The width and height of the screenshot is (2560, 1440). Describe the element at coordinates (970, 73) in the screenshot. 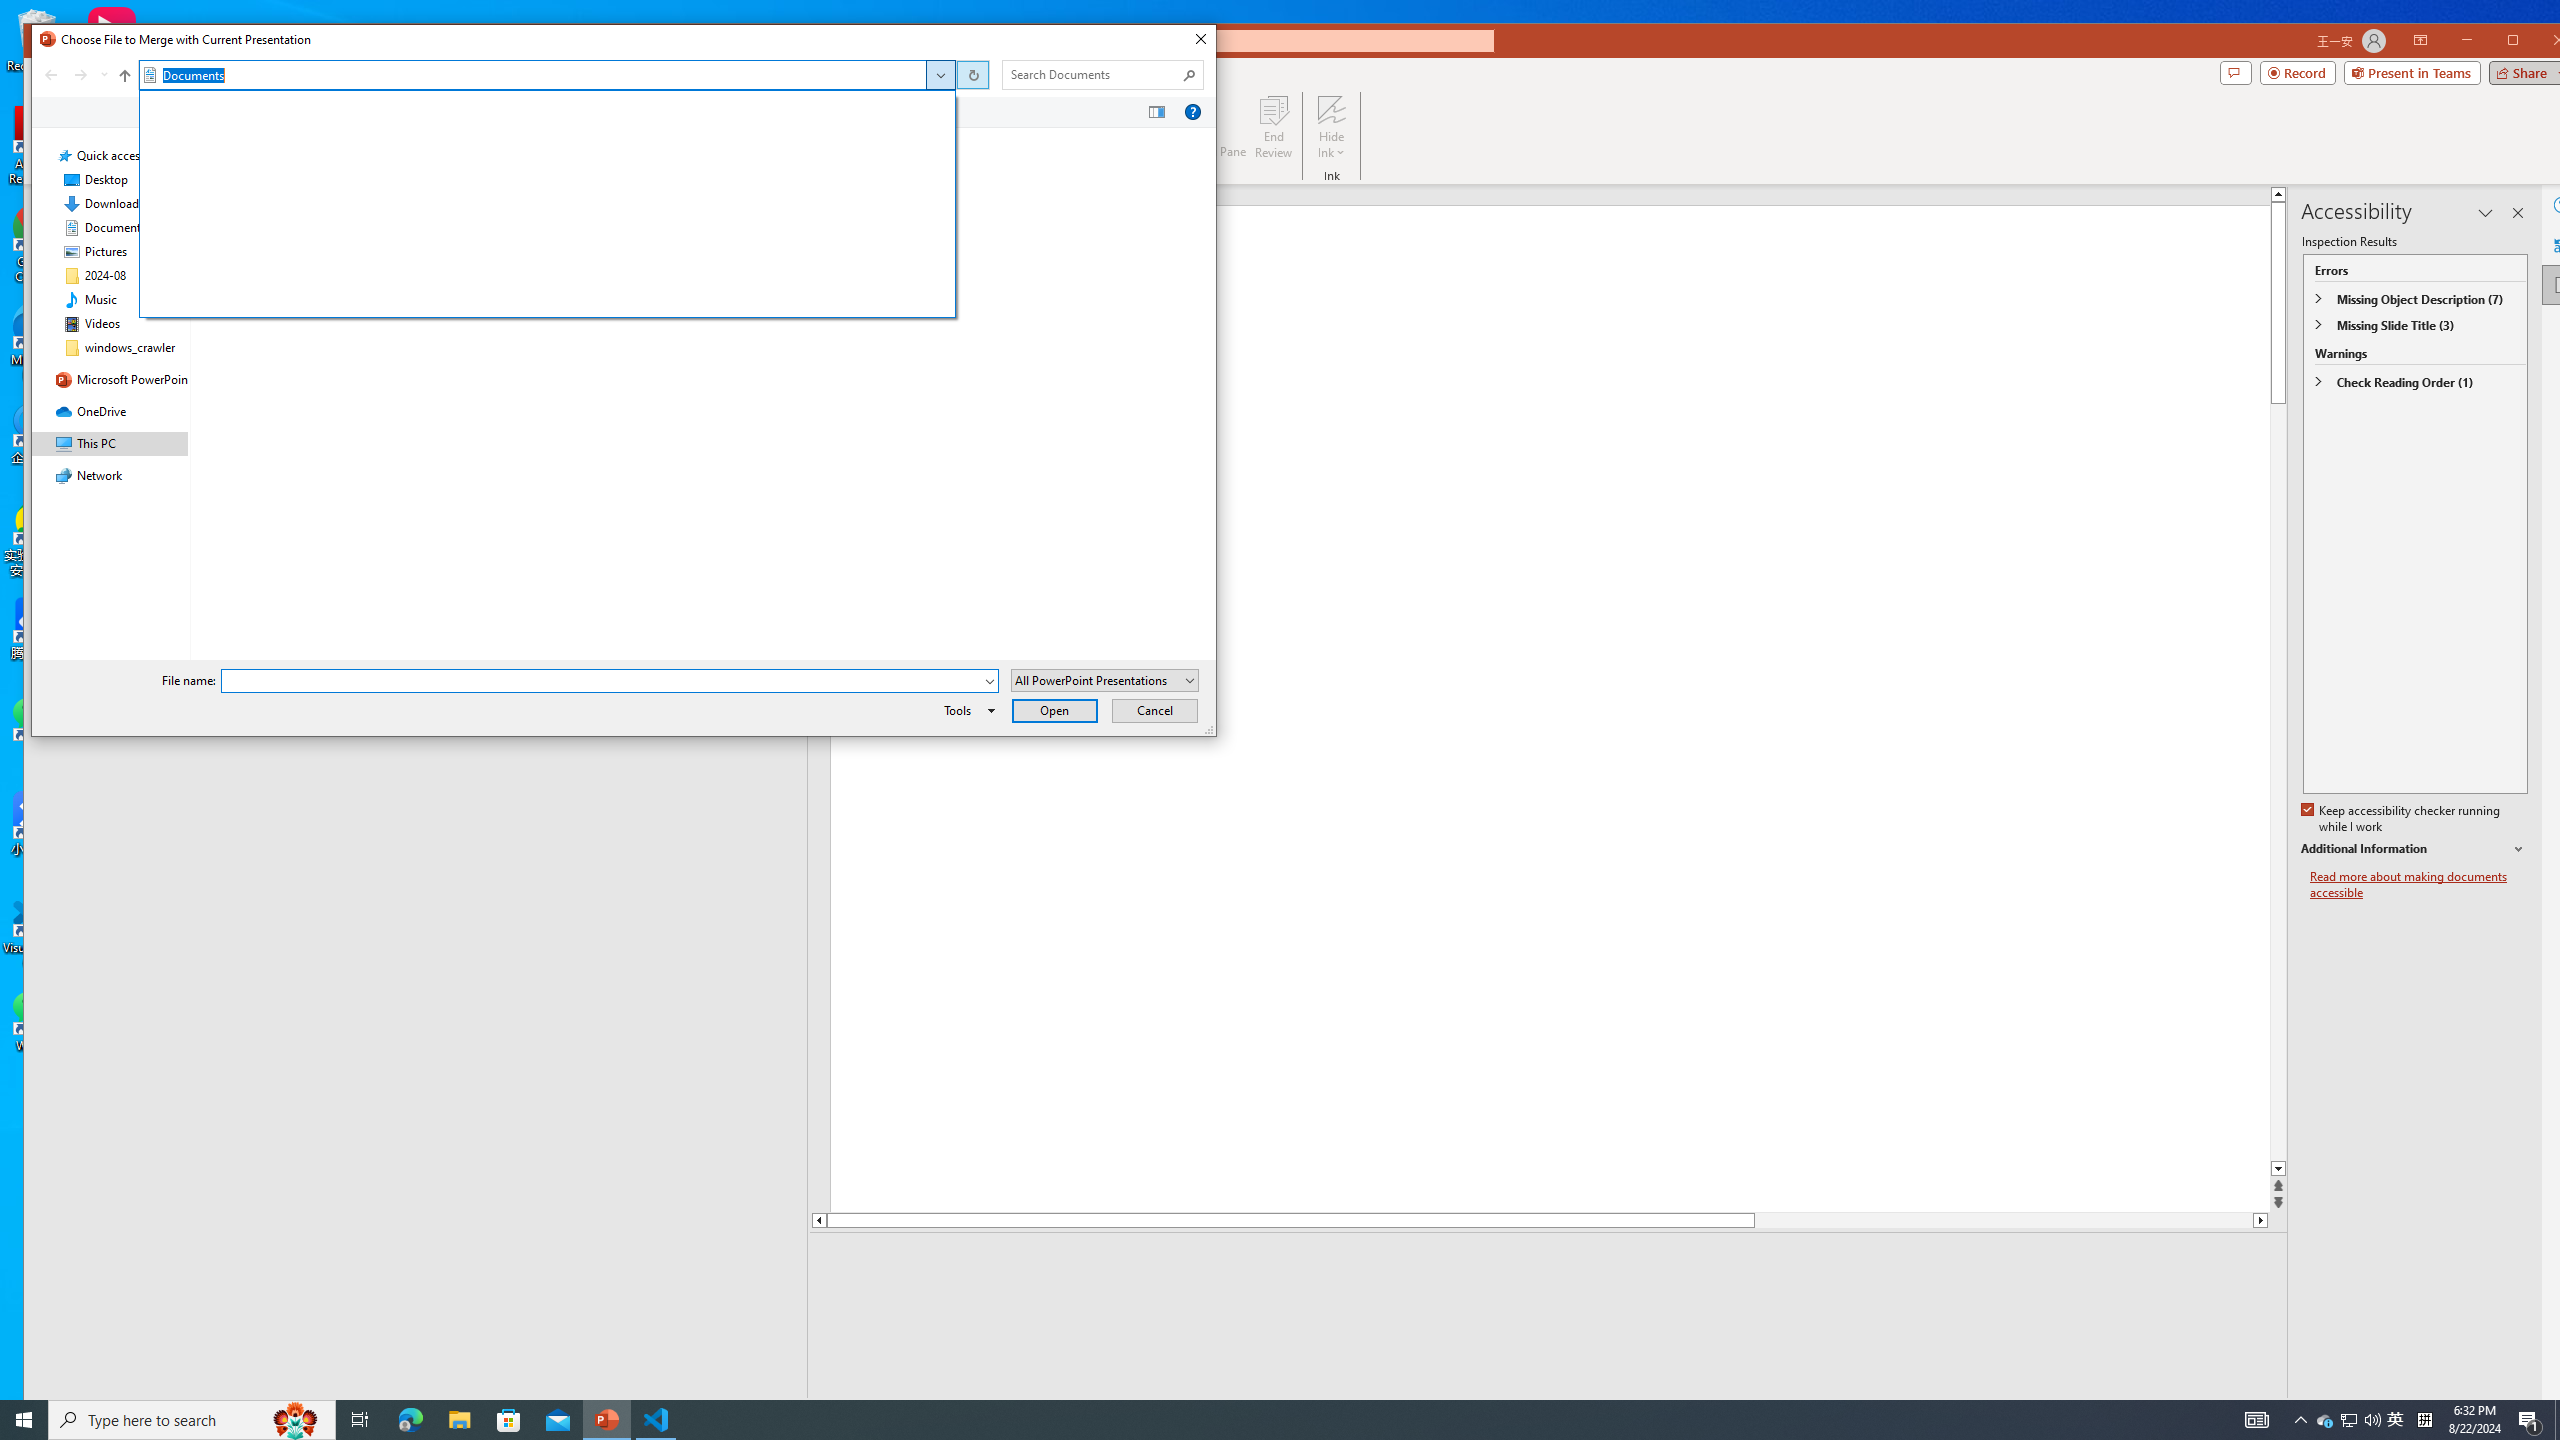

I see `'Address band toolbar'` at that location.